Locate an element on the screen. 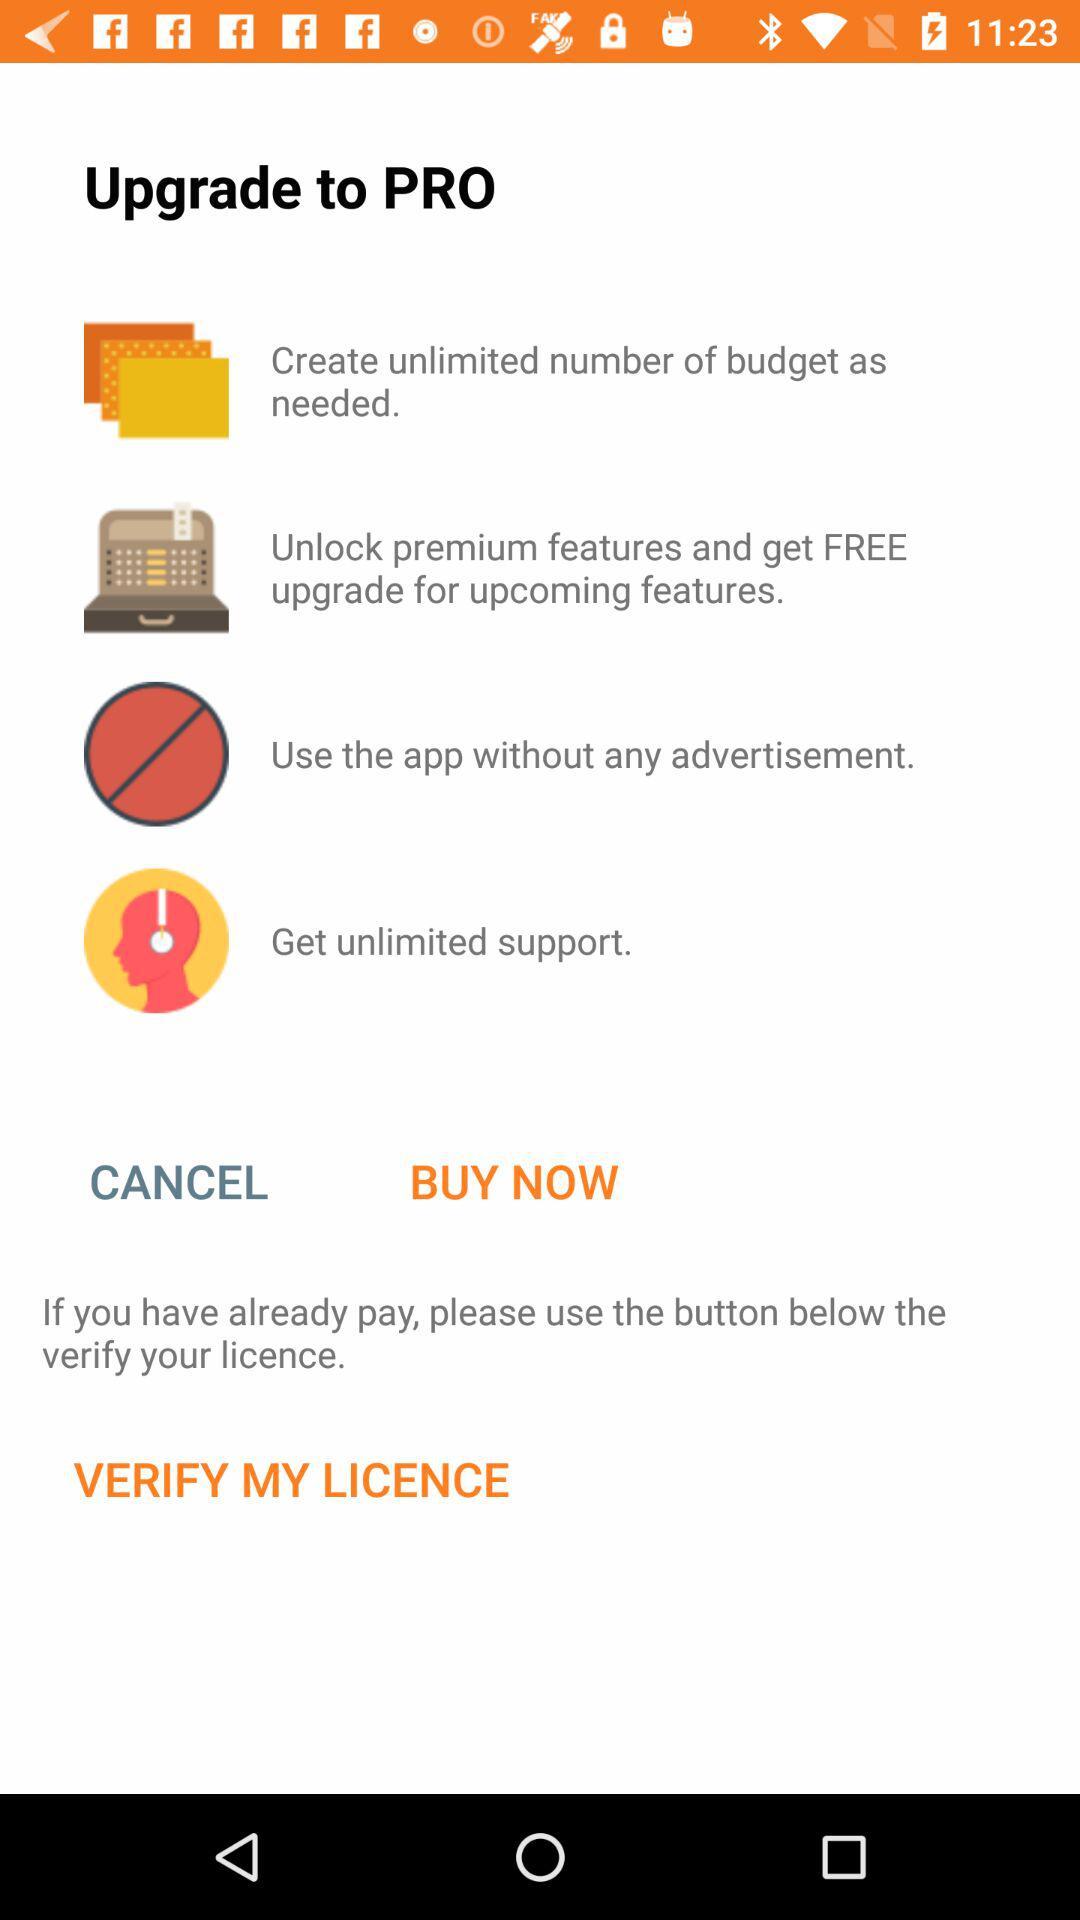 This screenshot has height=1920, width=1080. the item to the left of the buy now item is located at coordinates (199, 1181).